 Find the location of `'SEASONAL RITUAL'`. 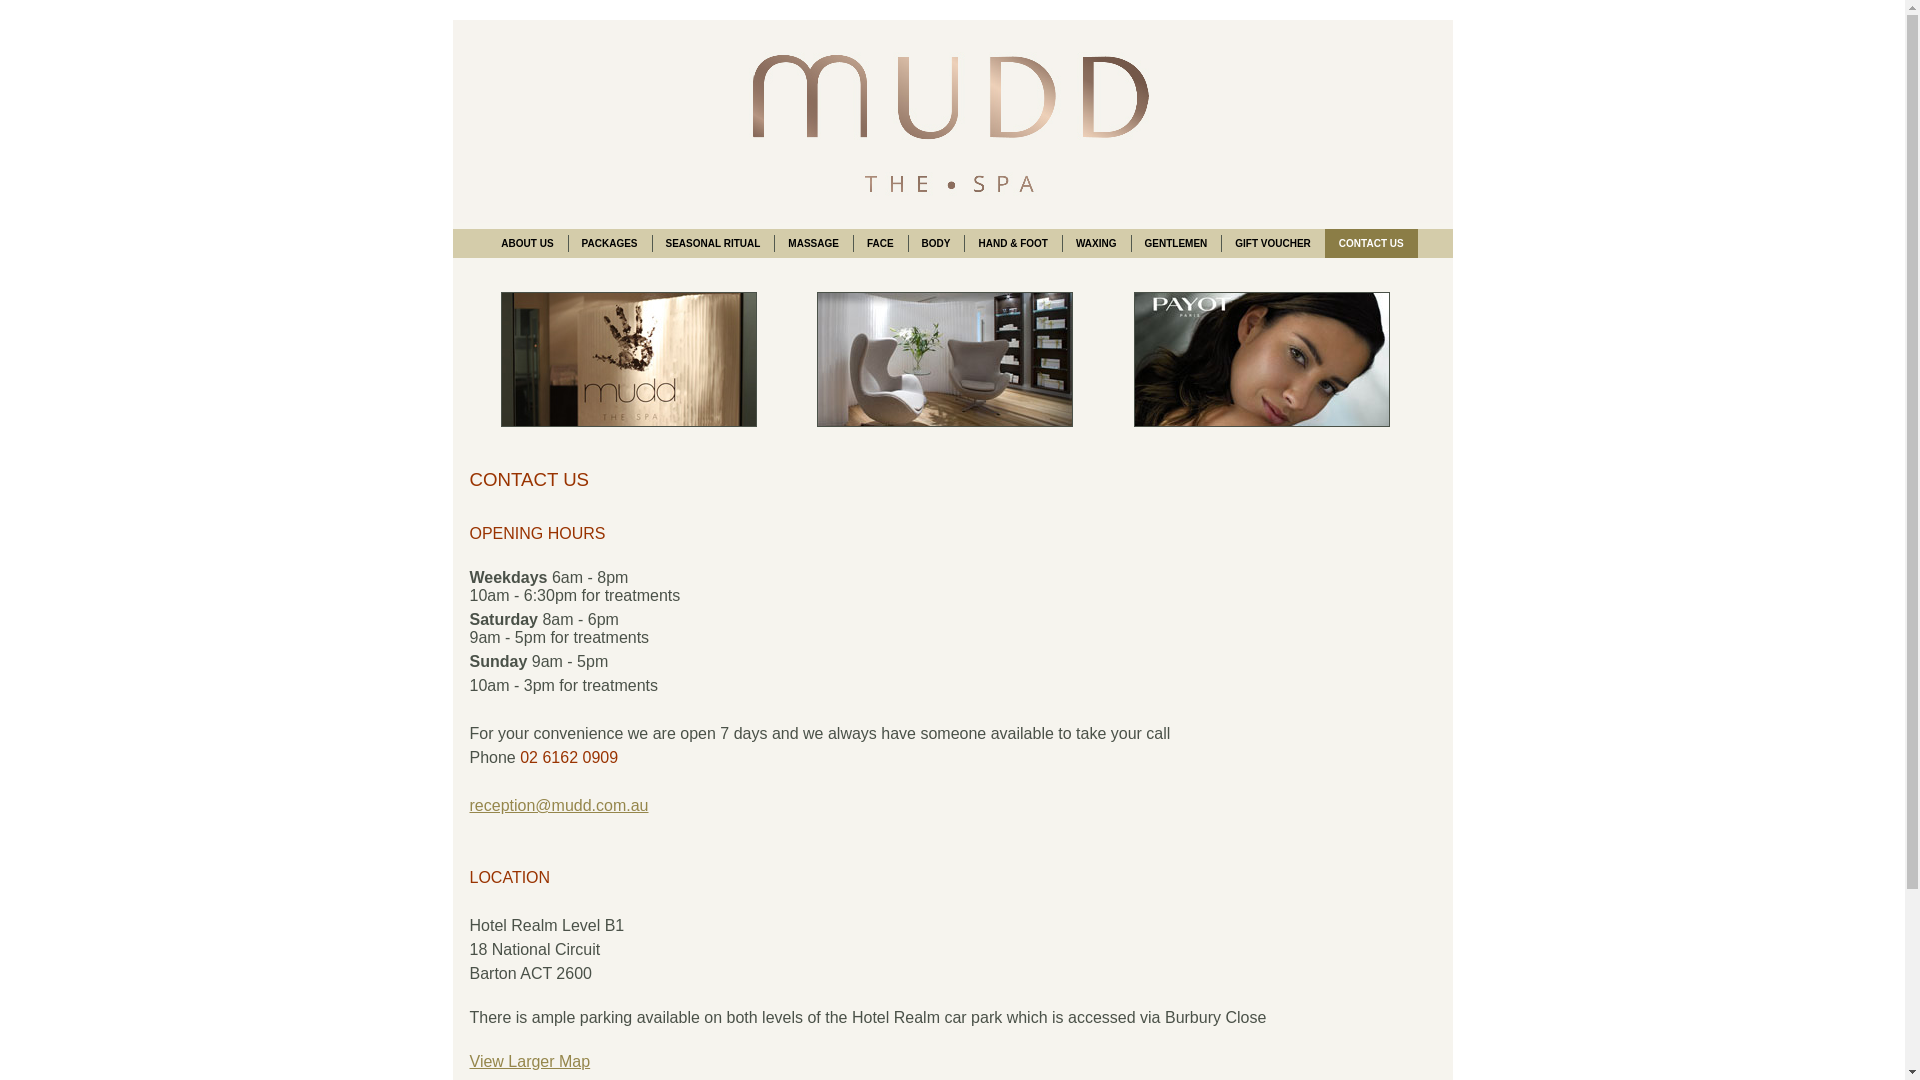

'SEASONAL RITUAL' is located at coordinates (713, 242).